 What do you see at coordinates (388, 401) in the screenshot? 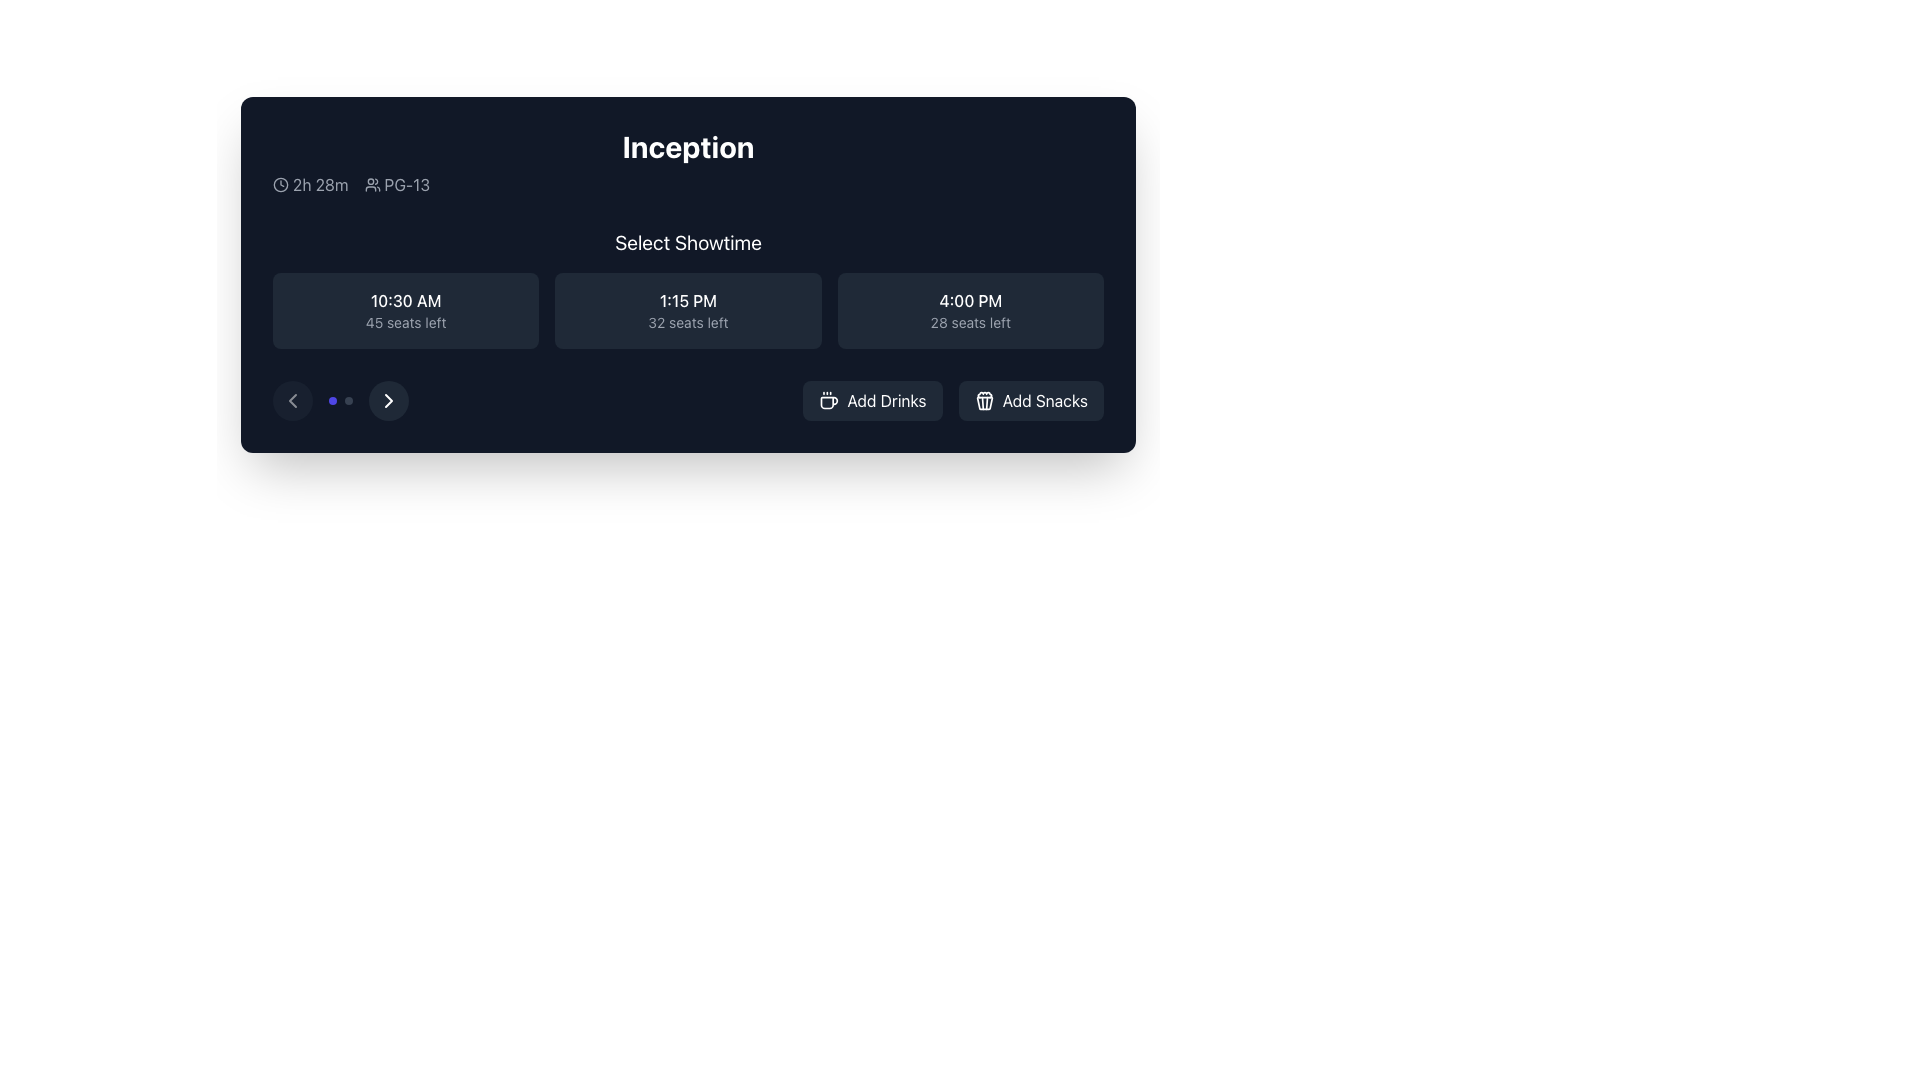
I see `the interactive chevron-right icon button located in the bottom left area of the interface, which is used for navigating forward` at bounding box center [388, 401].